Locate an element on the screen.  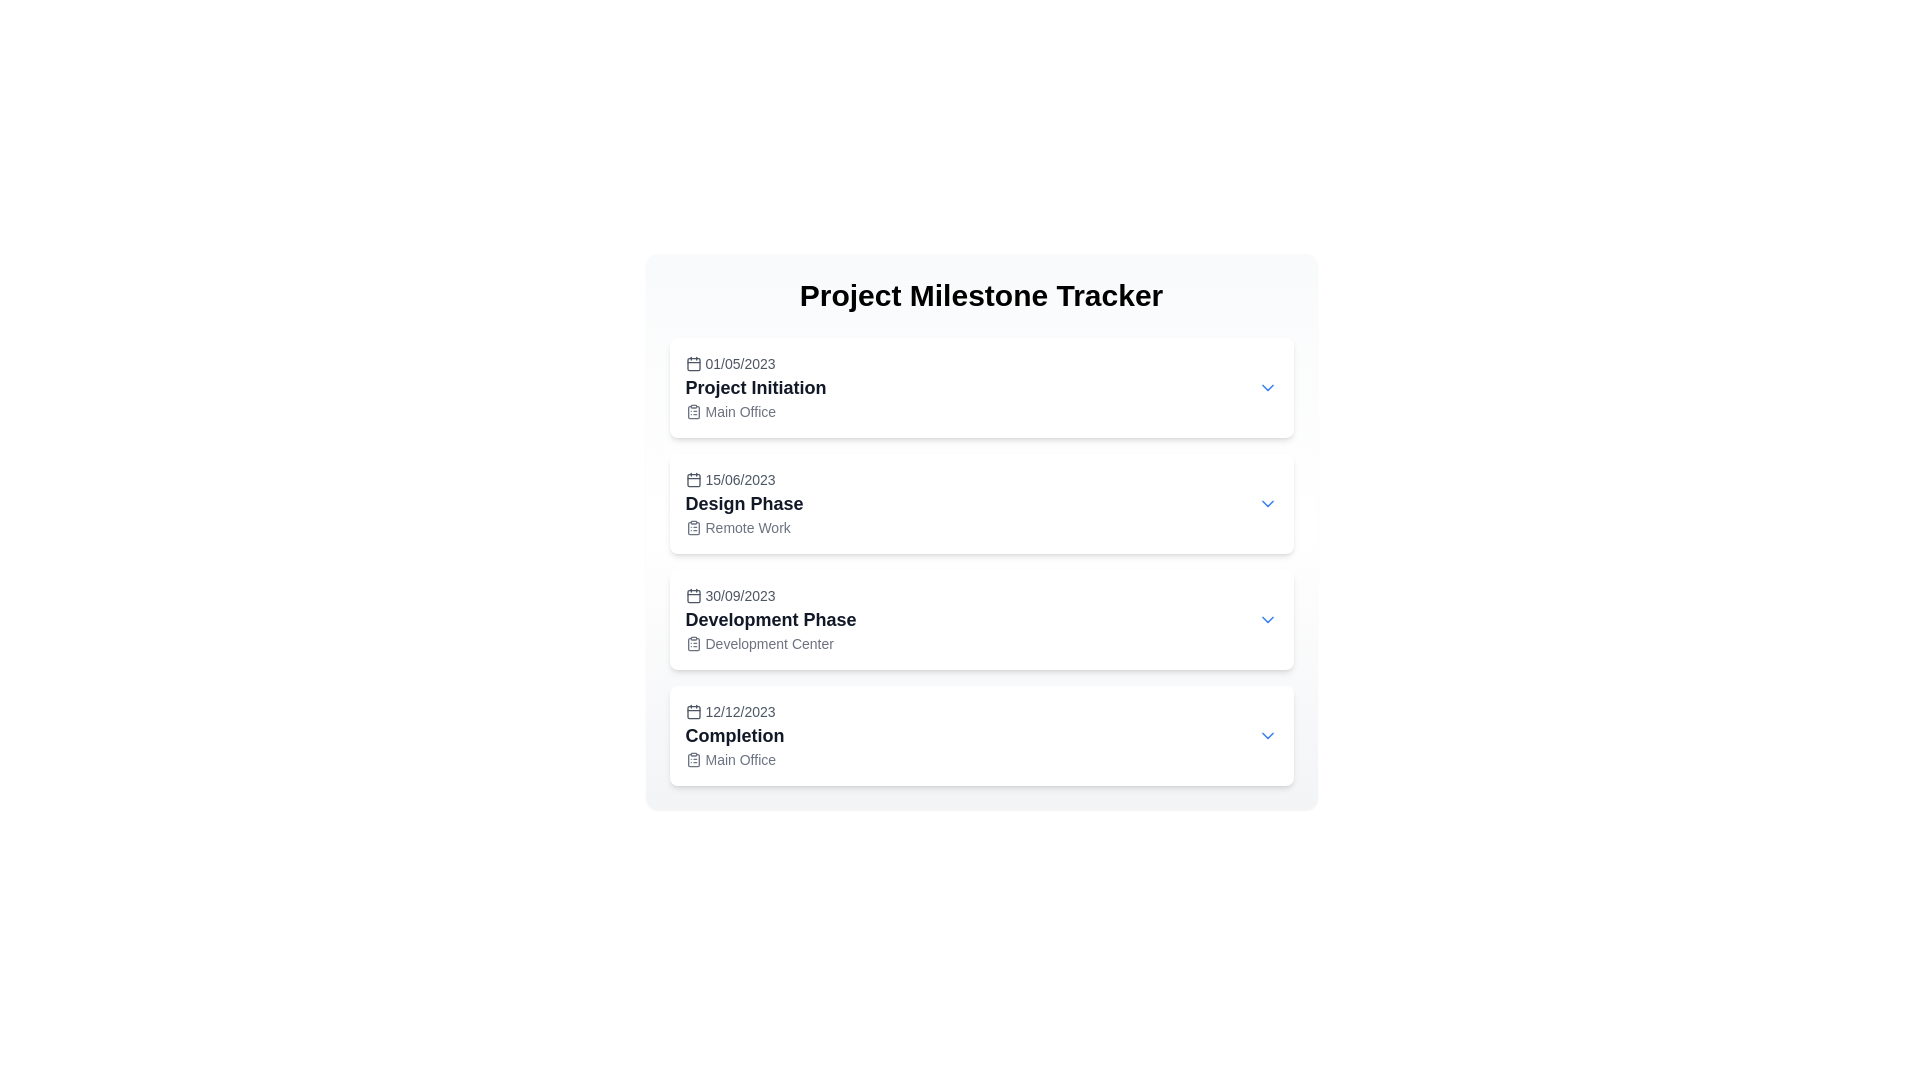
the 'Remote Work' label, which is aligned to the right of a clipboard icon, located below the 'Design Phase' title is located at coordinates (743, 527).